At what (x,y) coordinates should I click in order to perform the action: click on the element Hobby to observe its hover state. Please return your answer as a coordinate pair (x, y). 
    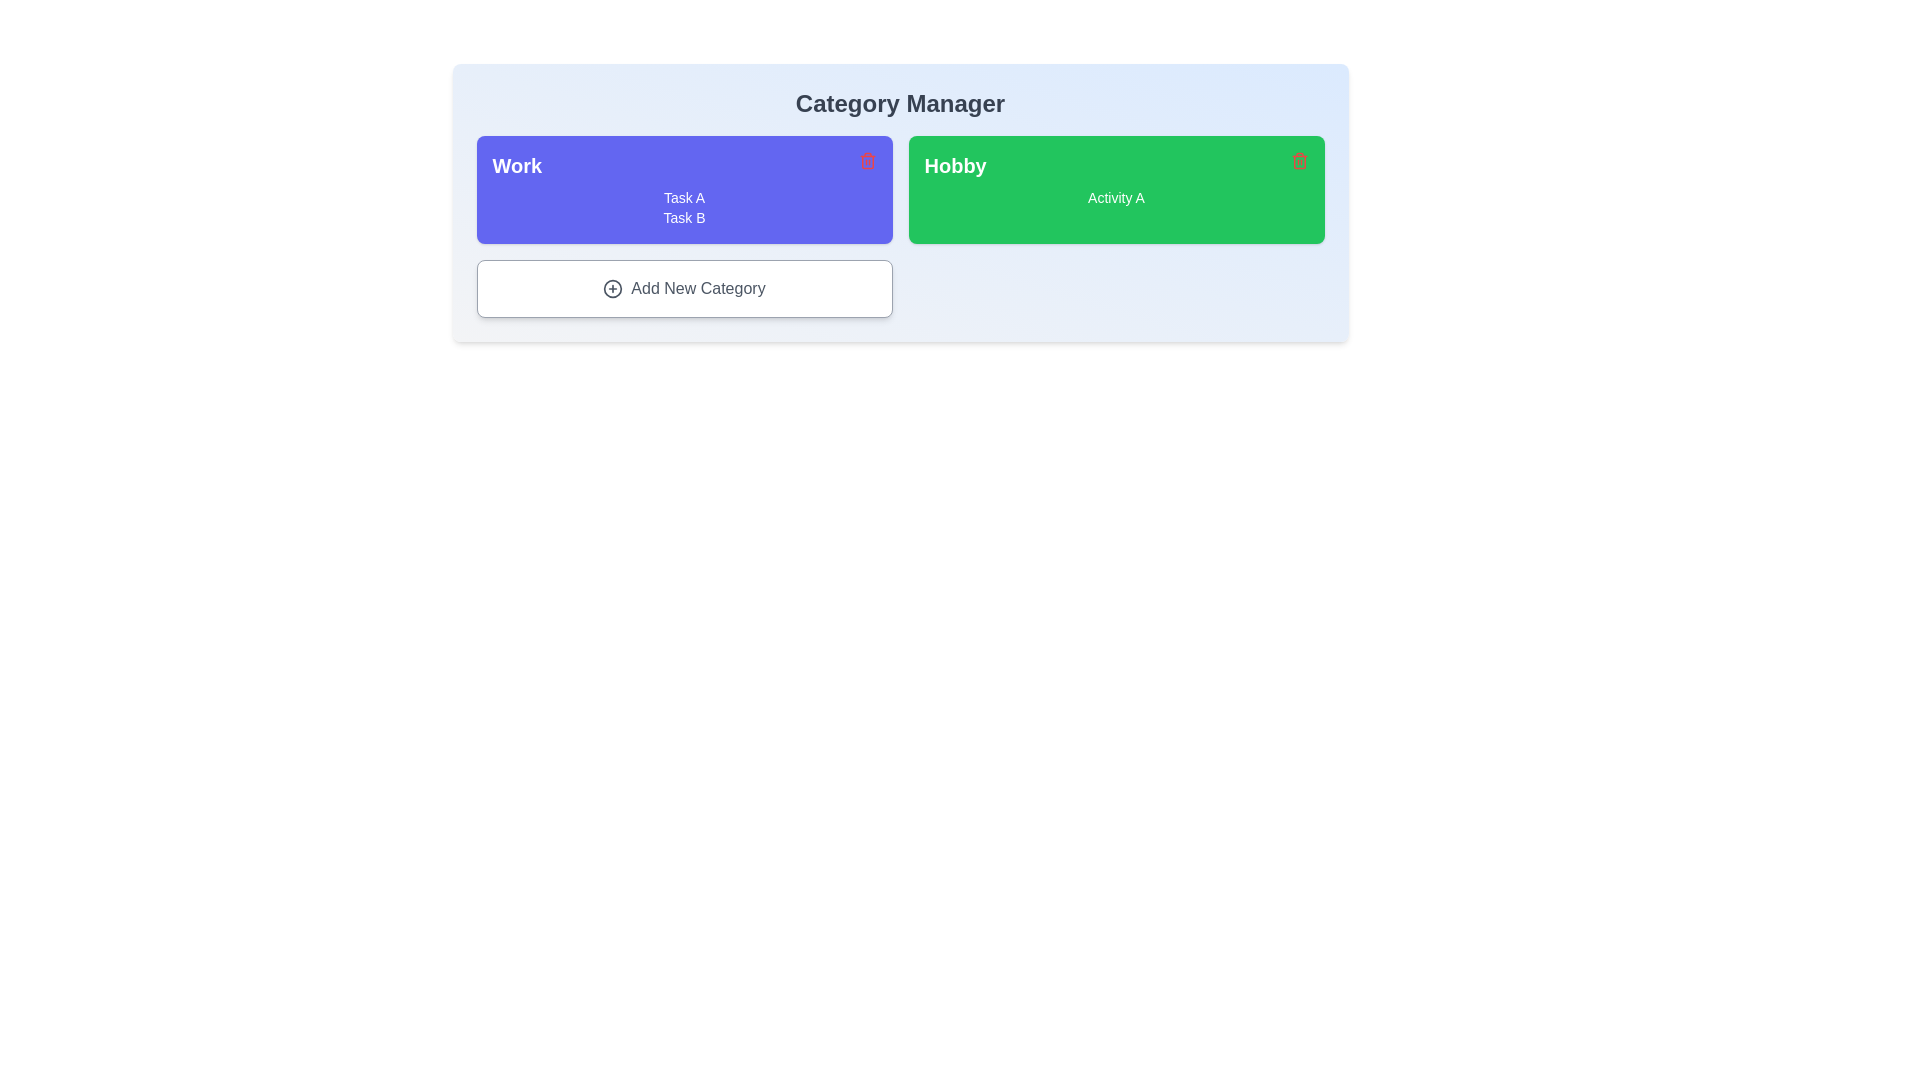
    Looking at the image, I should click on (1115, 189).